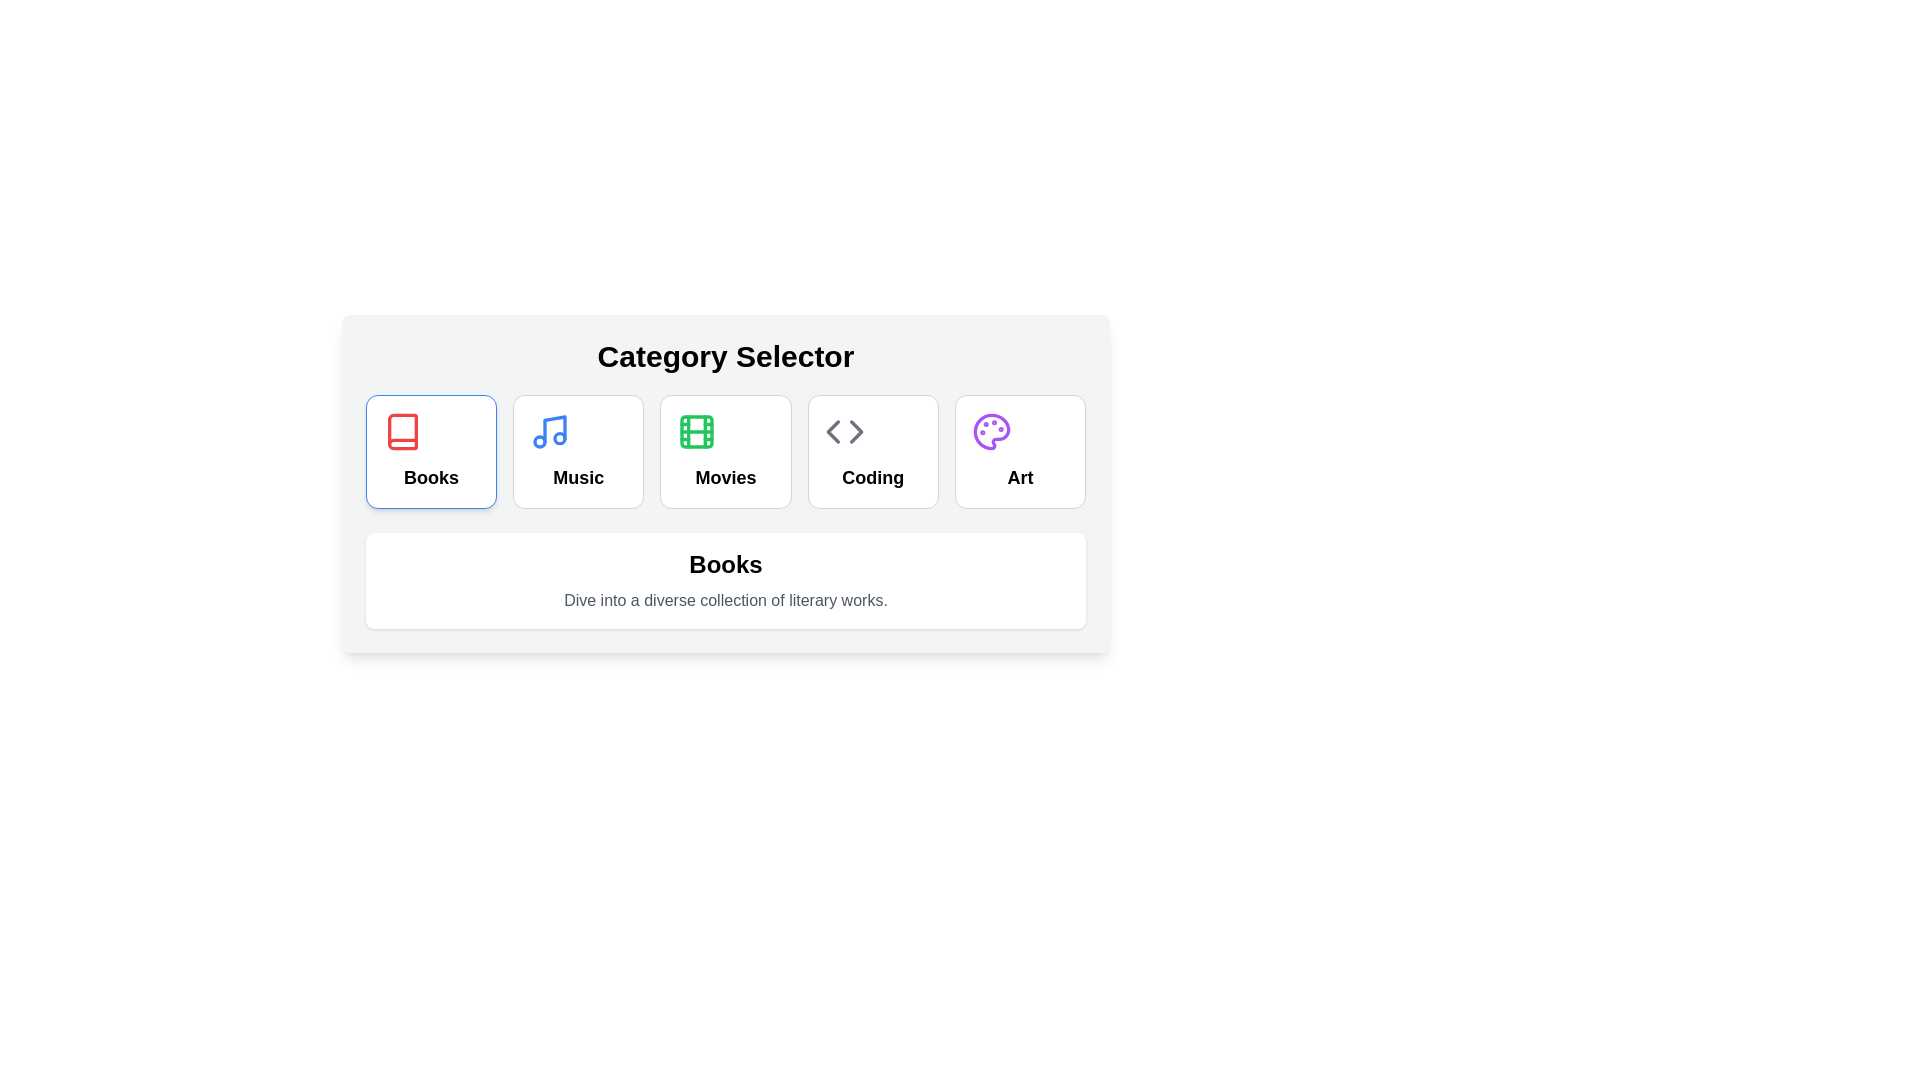 The width and height of the screenshot is (1920, 1080). I want to click on the main circular palette graphic of the 'Art' category icon, so click(991, 431).